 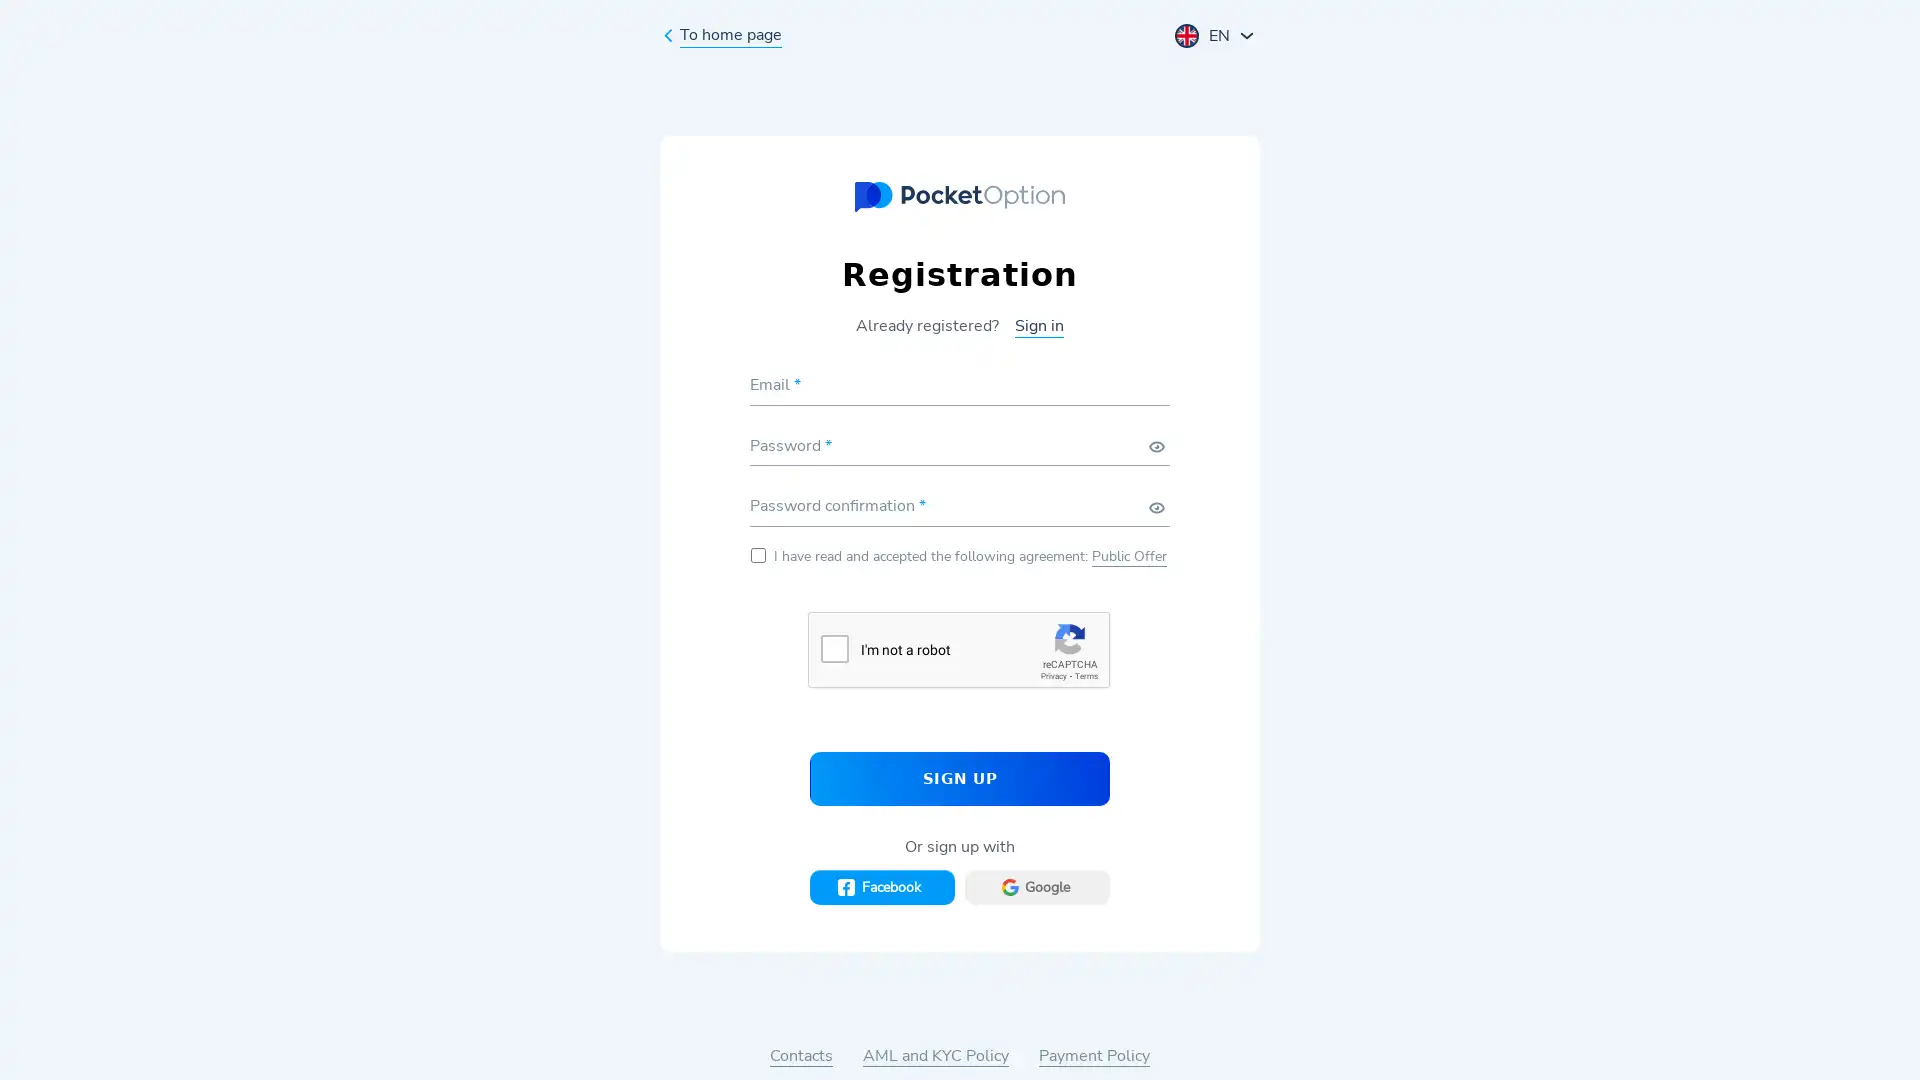 I want to click on SIGN UP, so click(x=960, y=777).